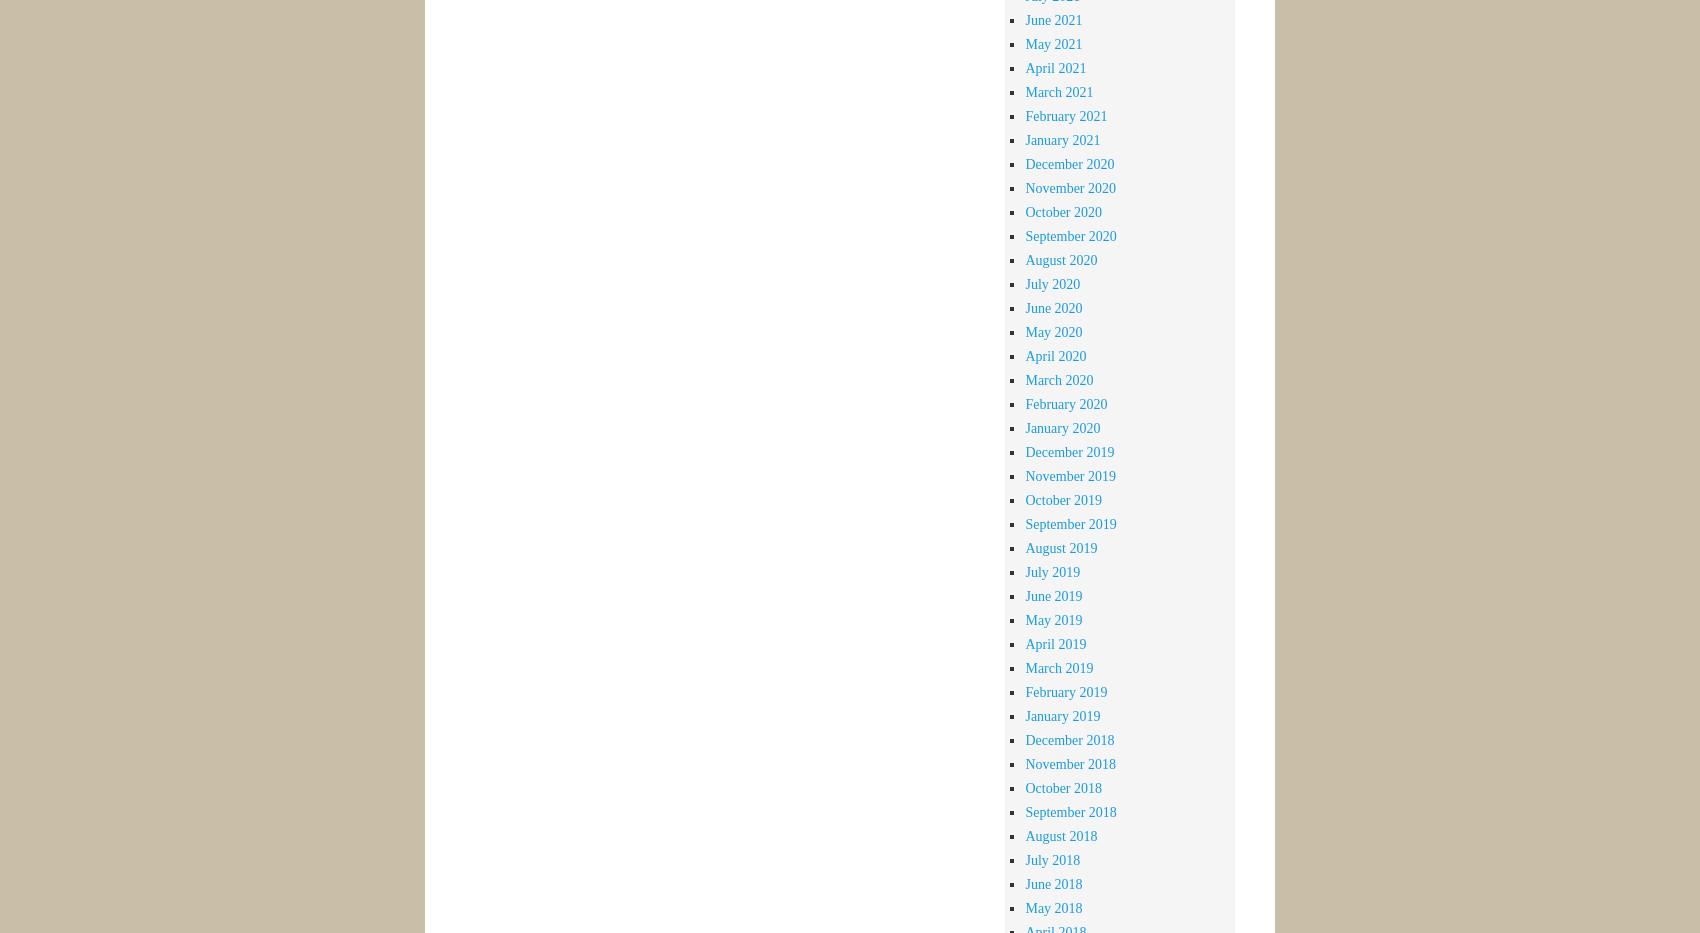 The height and width of the screenshot is (933, 1700). What do you see at coordinates (1063, 210) in the screenshot?
I see `'October 2020'` at bounding box center [1063, 210].